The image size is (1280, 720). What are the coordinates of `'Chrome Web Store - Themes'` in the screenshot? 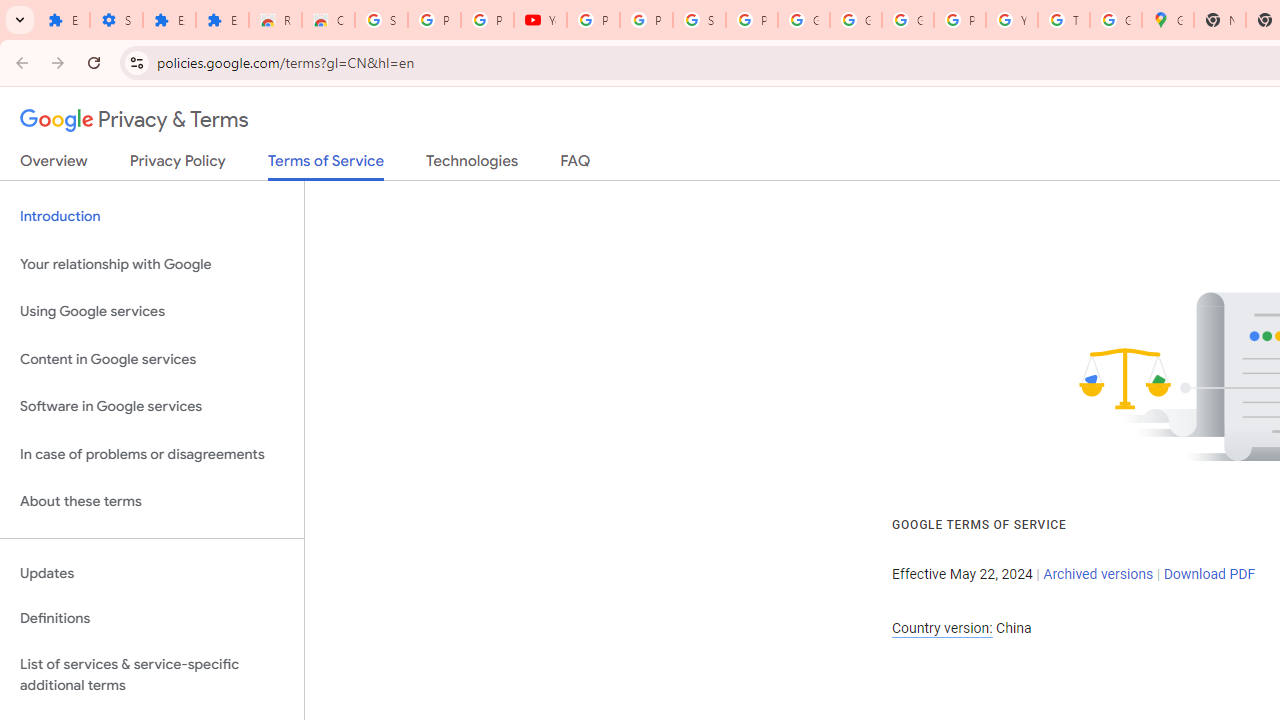 It's located at (328, 20).